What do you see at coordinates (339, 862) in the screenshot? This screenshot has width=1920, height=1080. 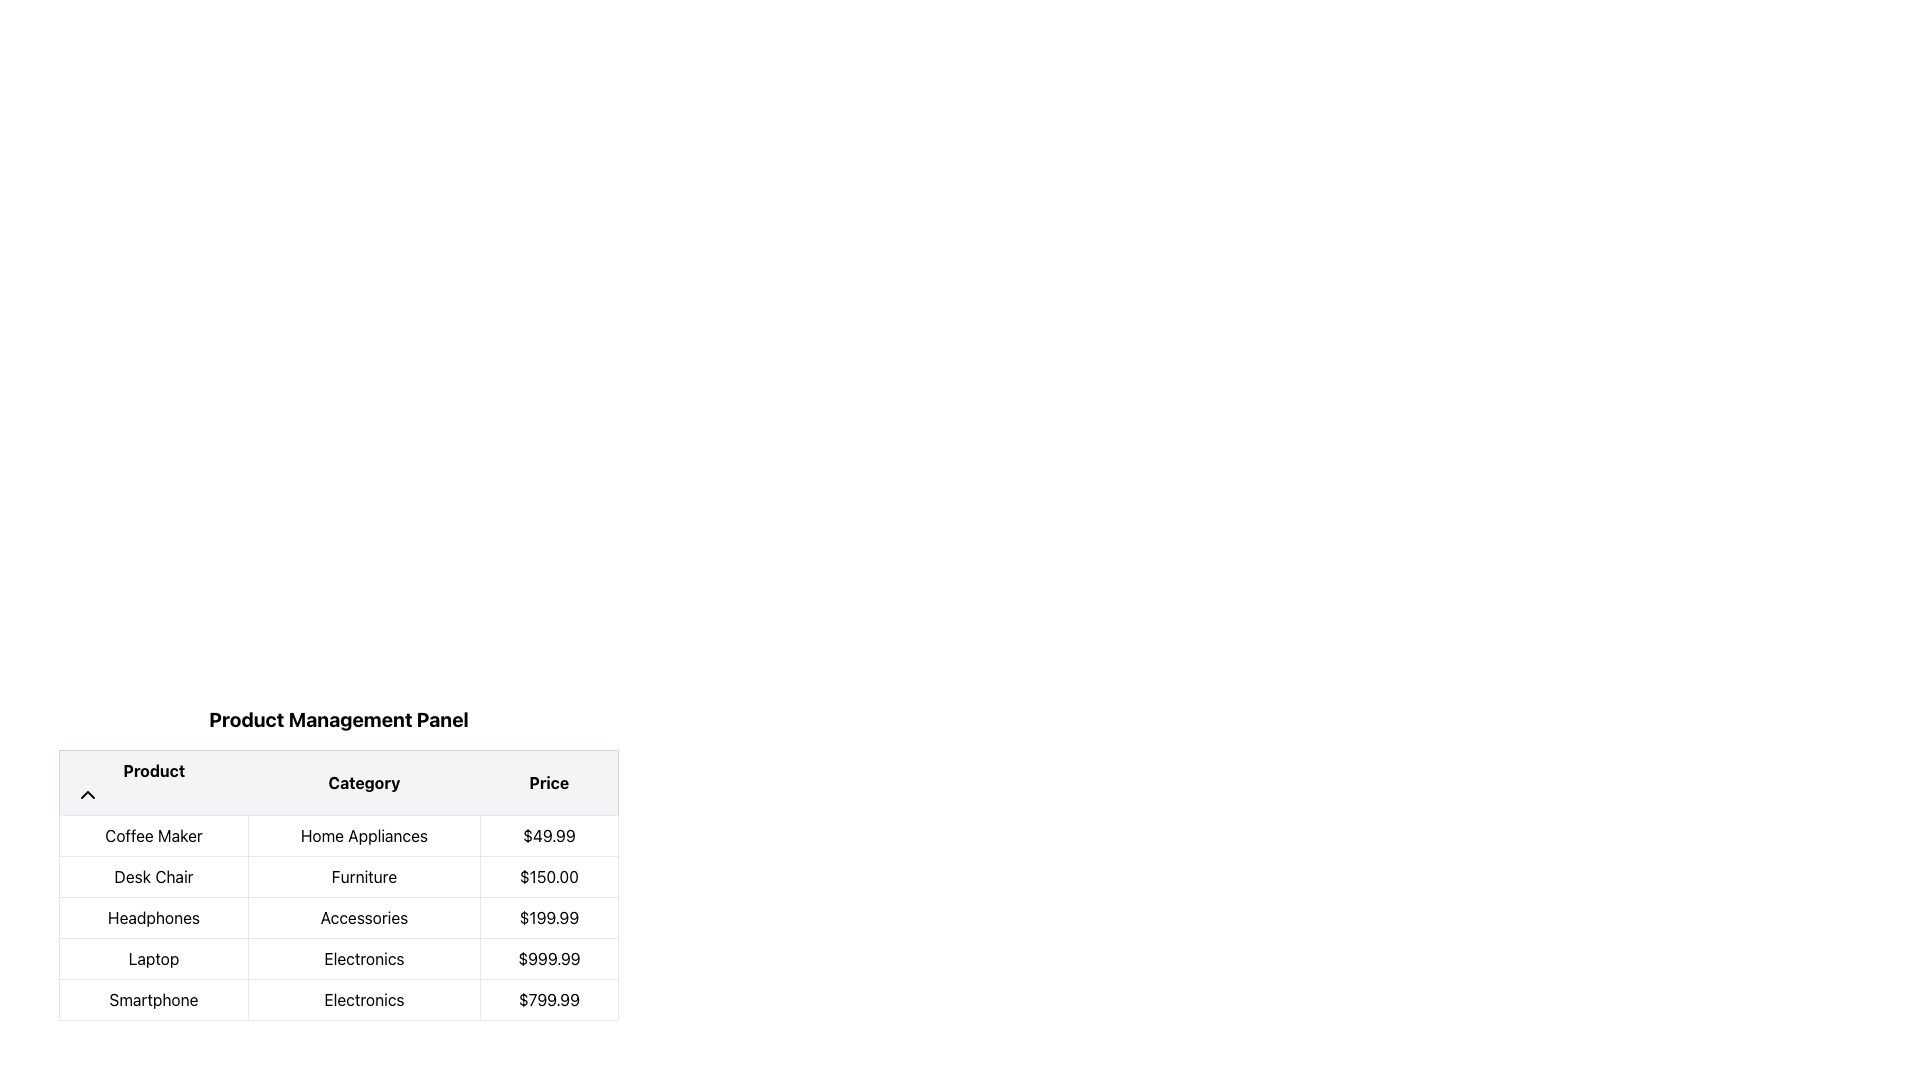 I see `the table cell displaying the category classification for the 'Desk Chair' product in the 'Product Management Panel' section` at bounding box center [339, 862].